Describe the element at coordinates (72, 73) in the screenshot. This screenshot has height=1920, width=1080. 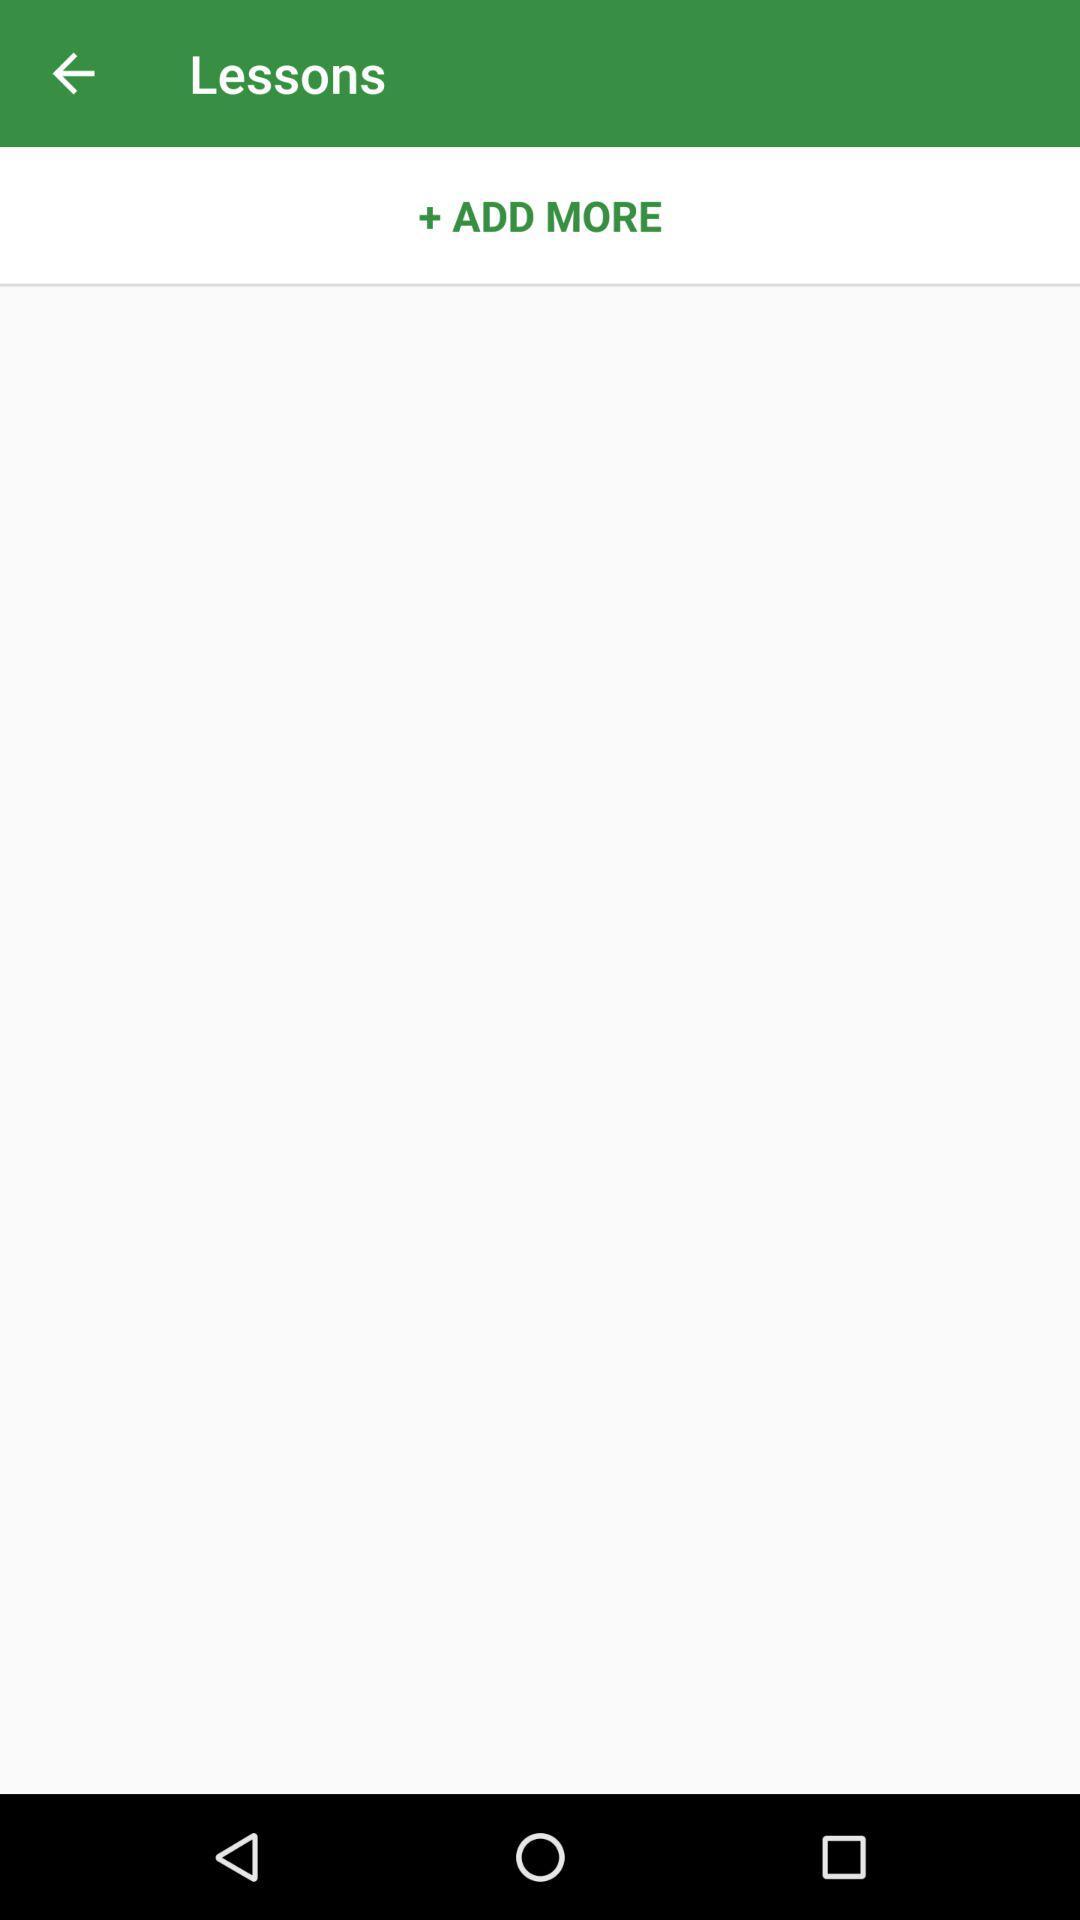
I see `icon next to lessons item` at that location.